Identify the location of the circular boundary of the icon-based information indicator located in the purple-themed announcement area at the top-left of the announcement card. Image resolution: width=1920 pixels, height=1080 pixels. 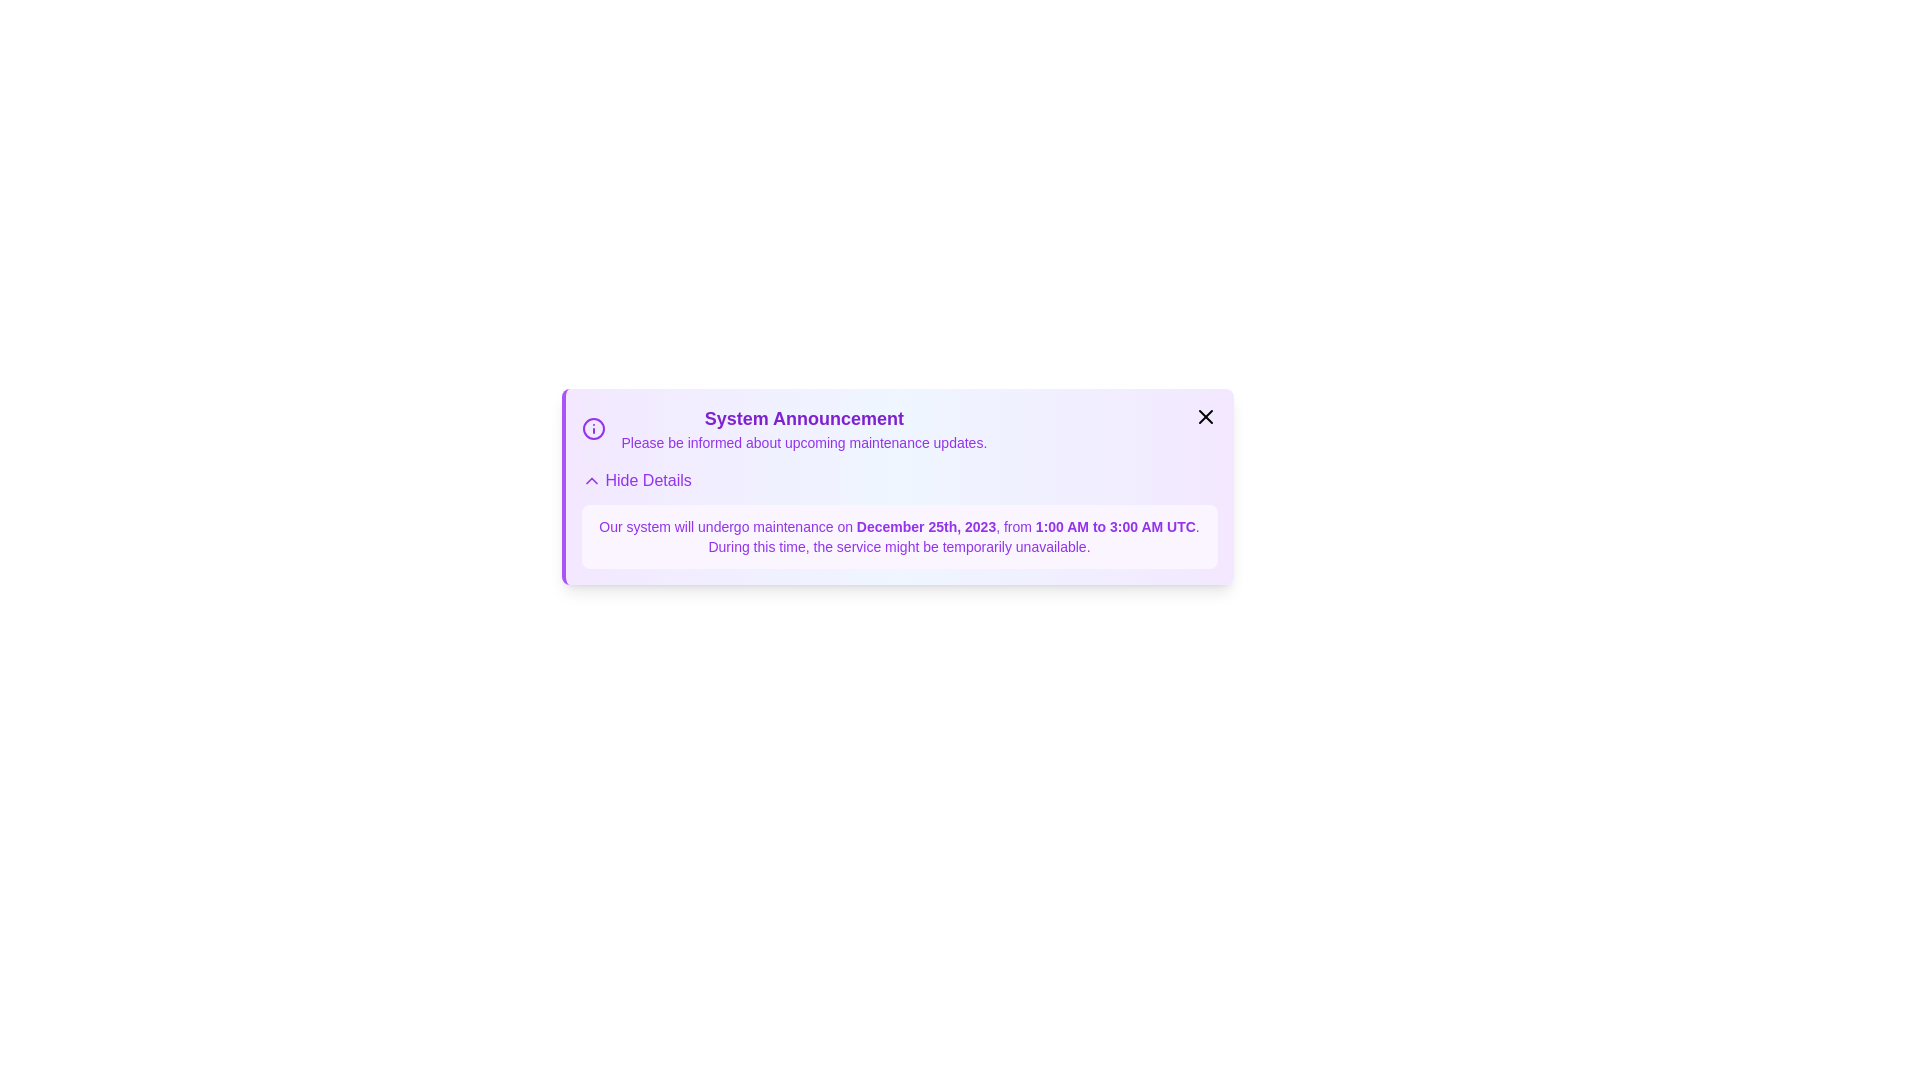
(592, 427).